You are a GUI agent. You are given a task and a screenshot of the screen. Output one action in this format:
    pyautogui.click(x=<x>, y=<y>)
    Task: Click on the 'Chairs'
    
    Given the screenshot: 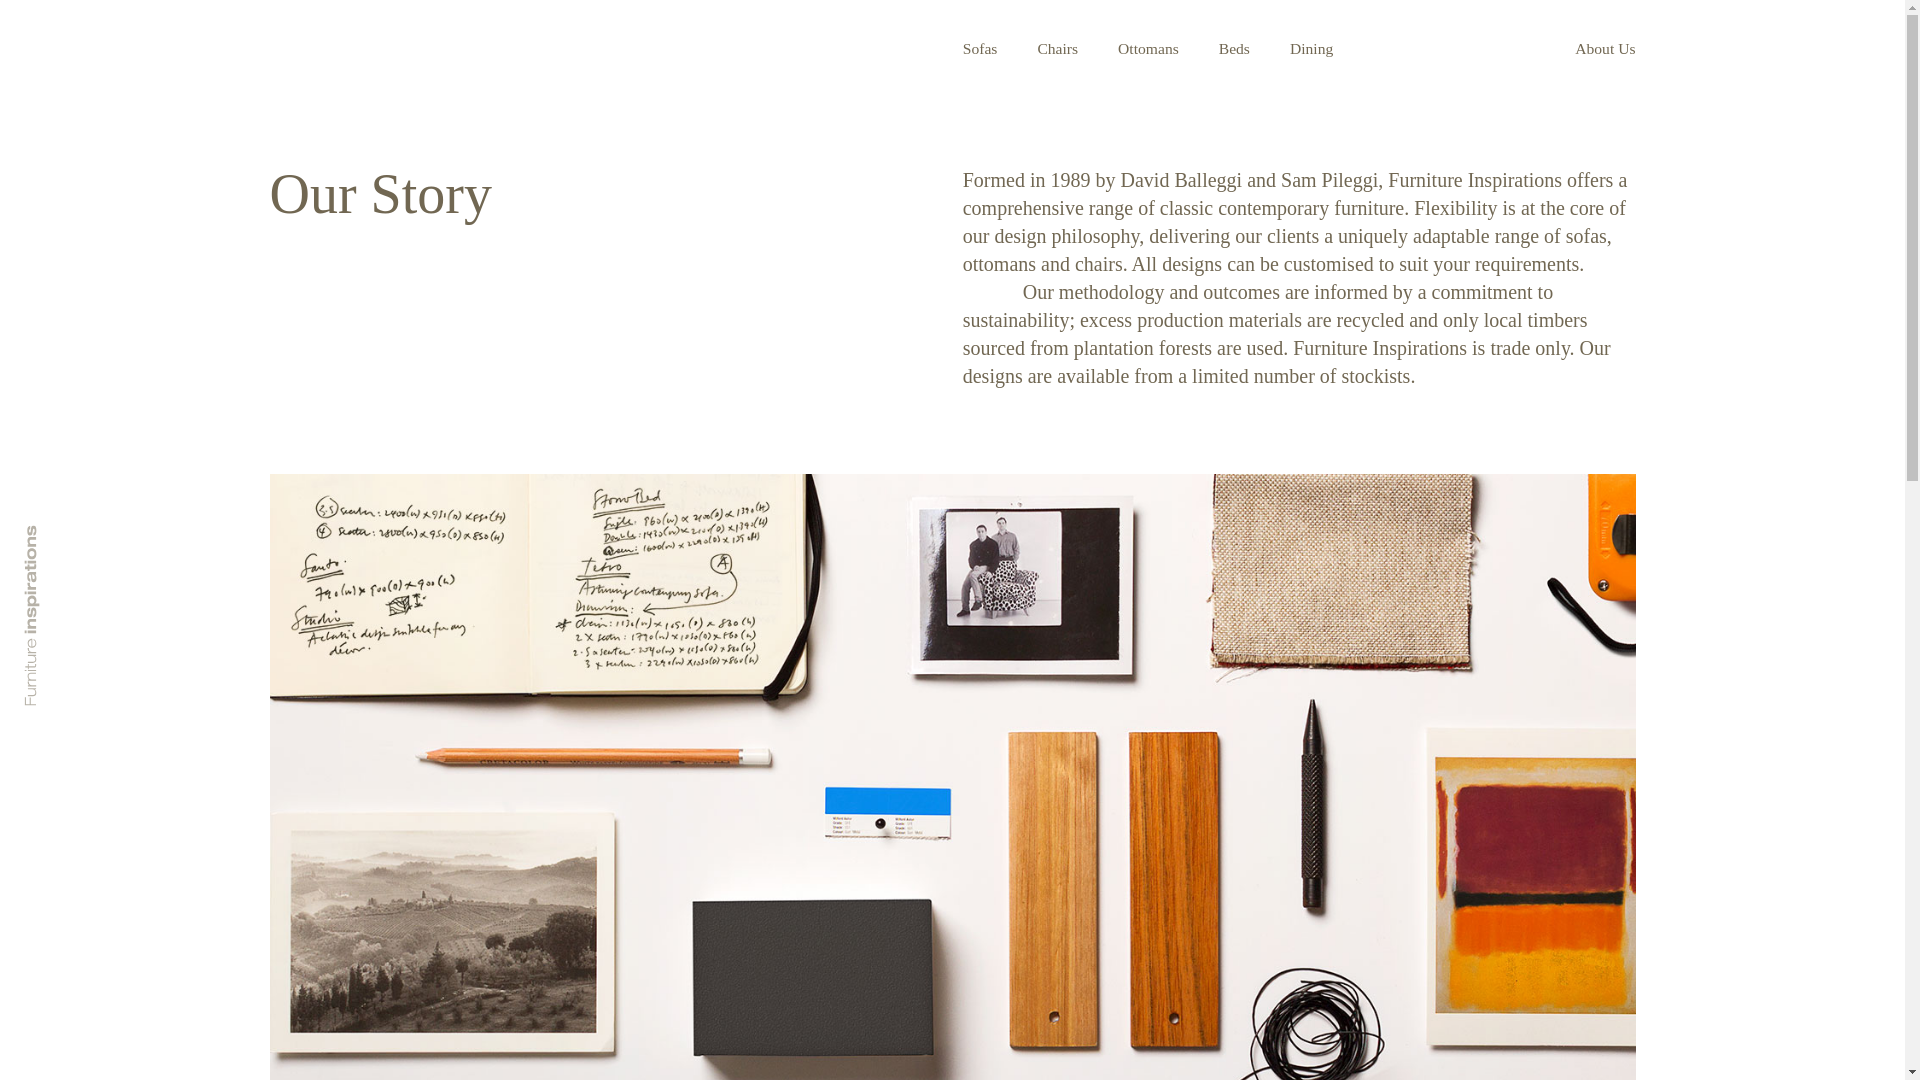 What is the action you would take?
    pyautogui.click(x=1056, y=47)
    